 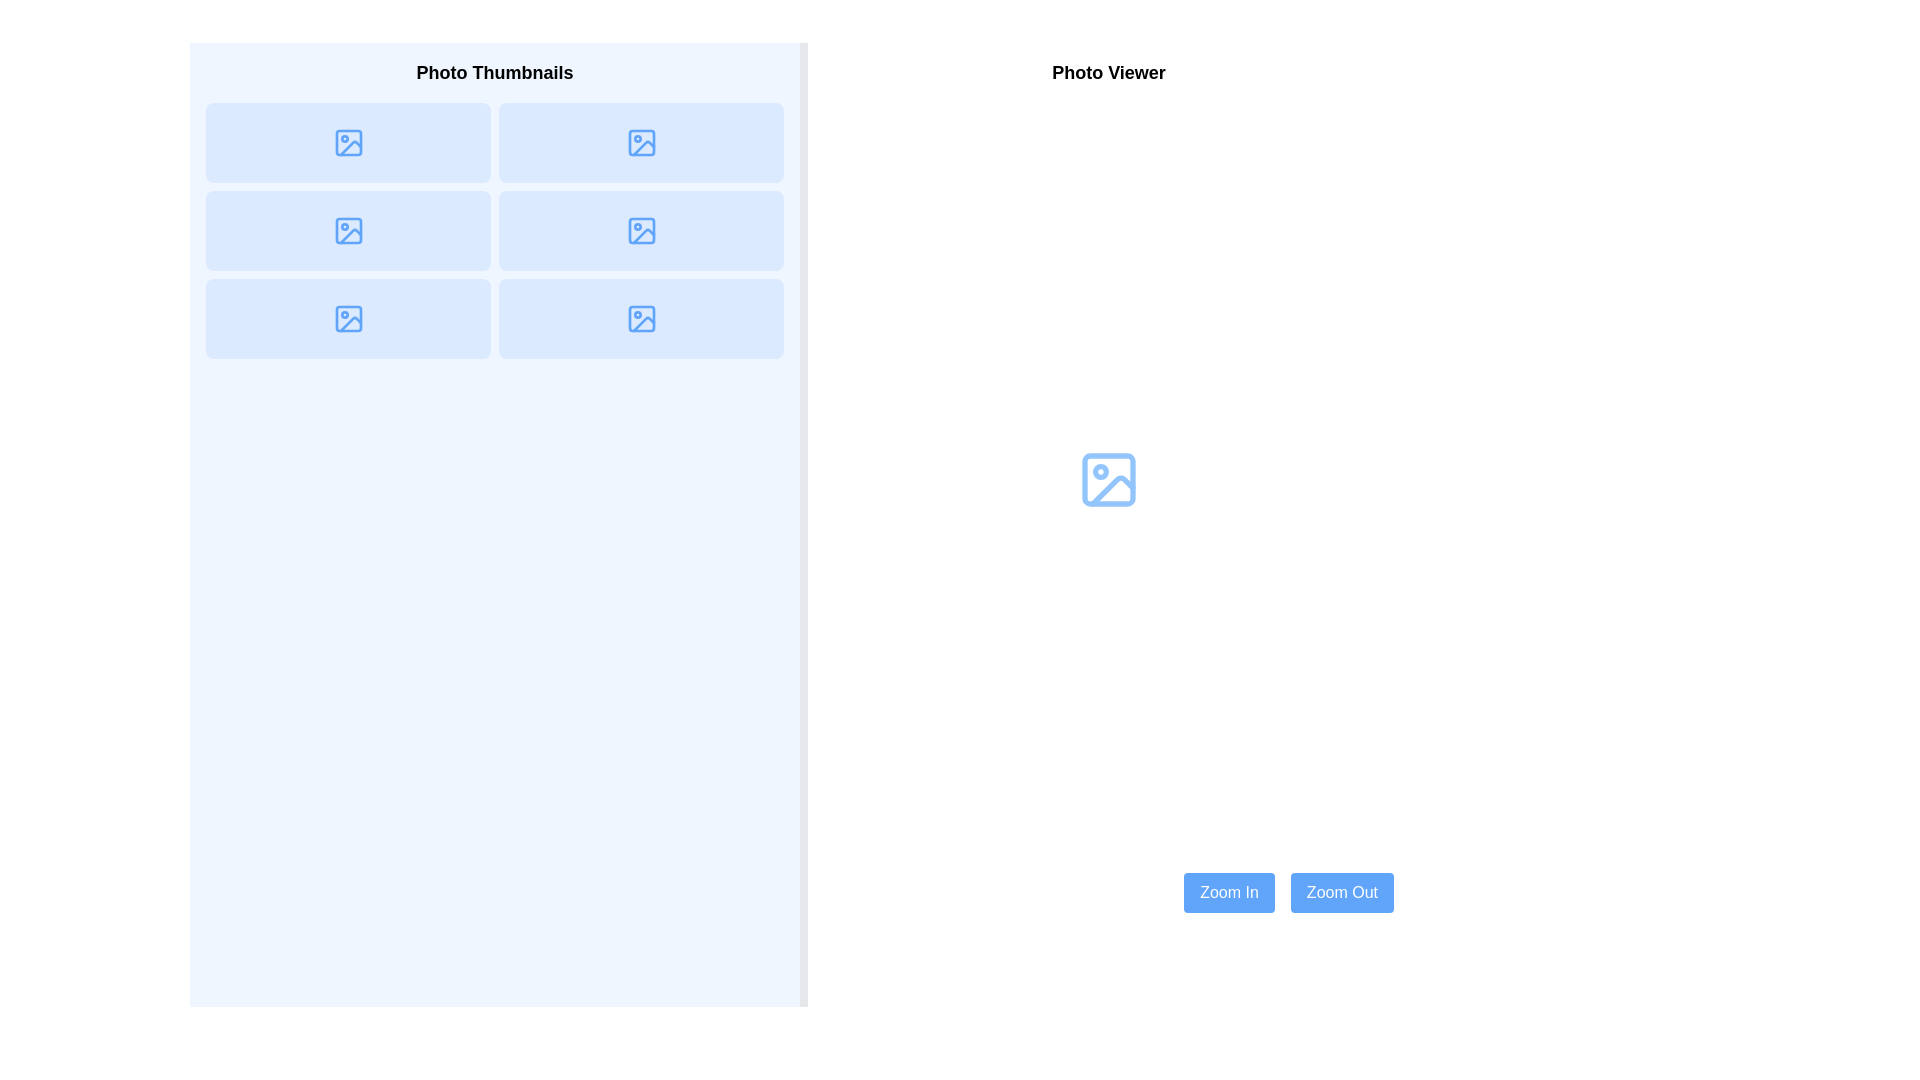 What do you see at coordinates (348, 318) in the screenshot?
I see `the blue image icon in the bottom row, first column of the 'Photo Thumbnails' grid` at bounding box center [348, 318].